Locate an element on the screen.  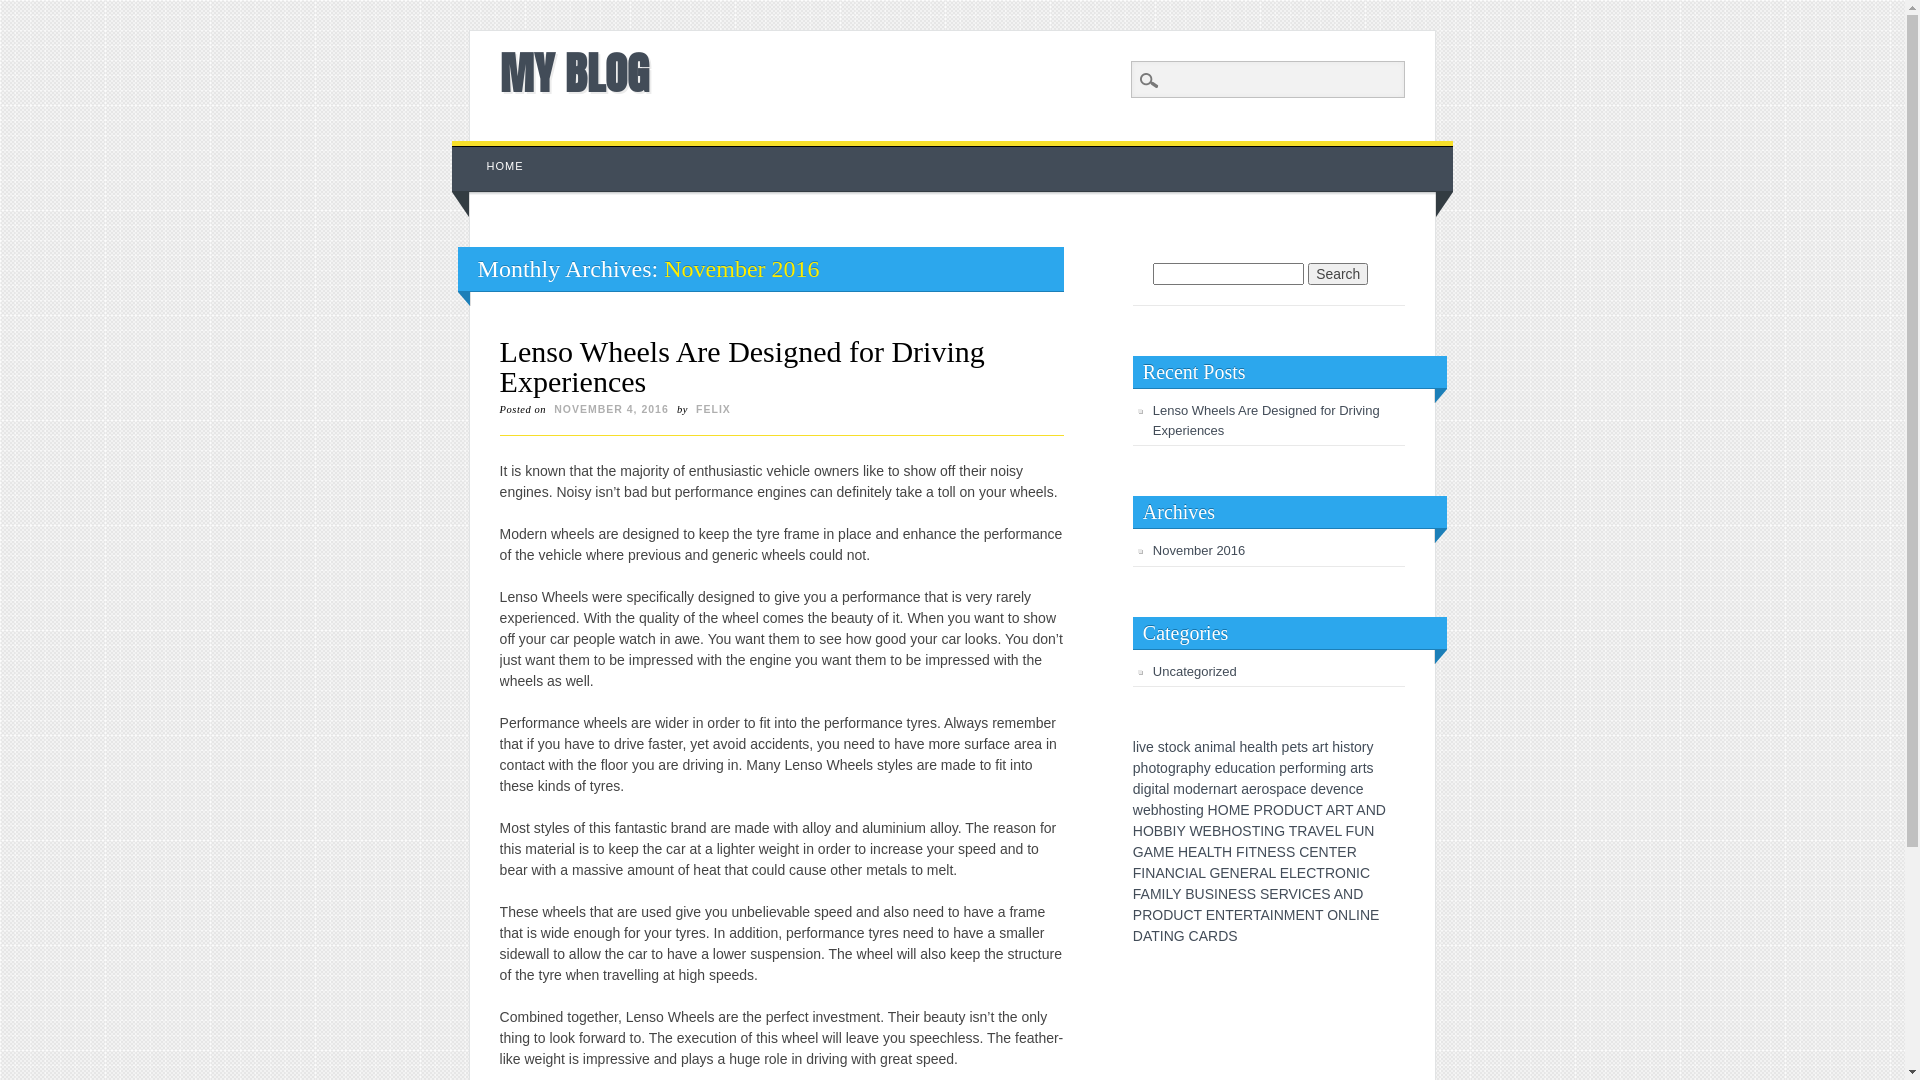
'a' is located at coordinates (1287, 788).